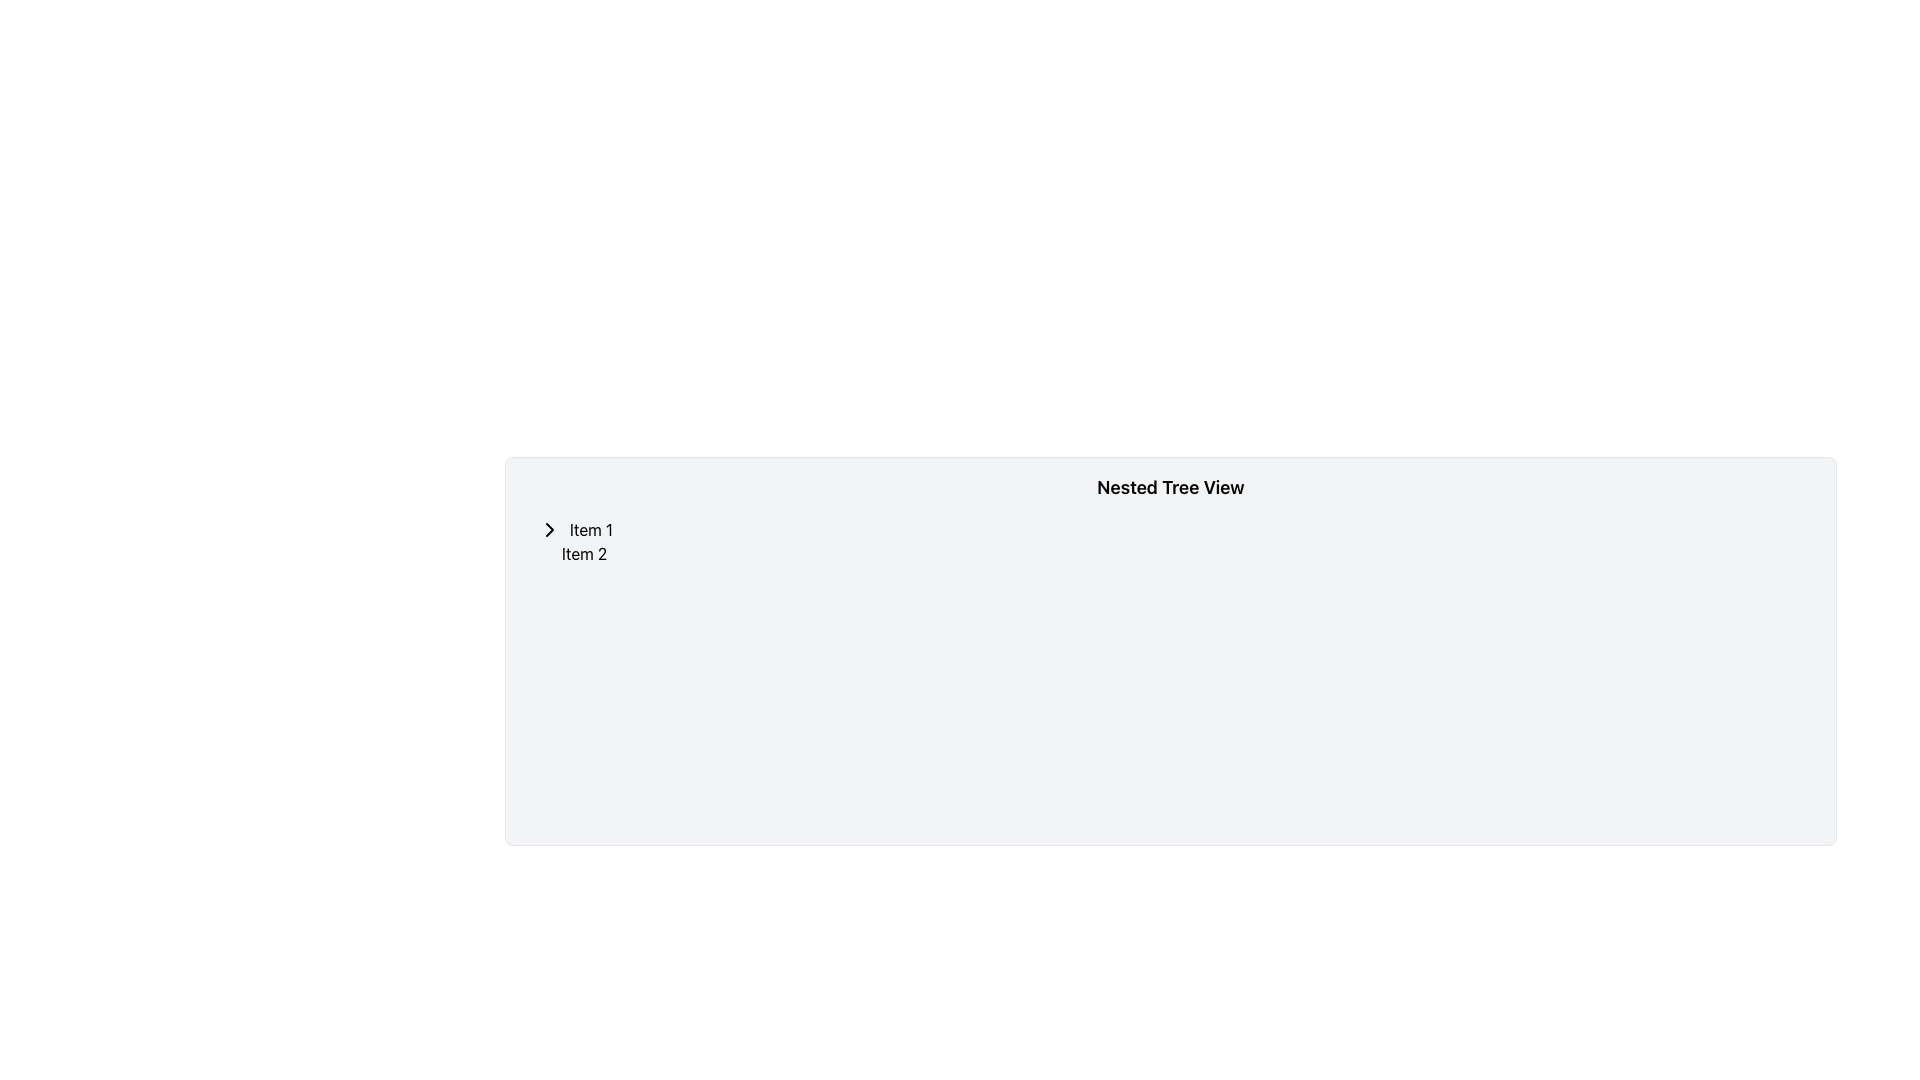  What do you see at coordinates (590, 528) in the screenshot?
I see `the static text element that labels the first item in the tree view layout, which is non-interactive and serves solely as a descriptive text` at bounding box center [590, 528].